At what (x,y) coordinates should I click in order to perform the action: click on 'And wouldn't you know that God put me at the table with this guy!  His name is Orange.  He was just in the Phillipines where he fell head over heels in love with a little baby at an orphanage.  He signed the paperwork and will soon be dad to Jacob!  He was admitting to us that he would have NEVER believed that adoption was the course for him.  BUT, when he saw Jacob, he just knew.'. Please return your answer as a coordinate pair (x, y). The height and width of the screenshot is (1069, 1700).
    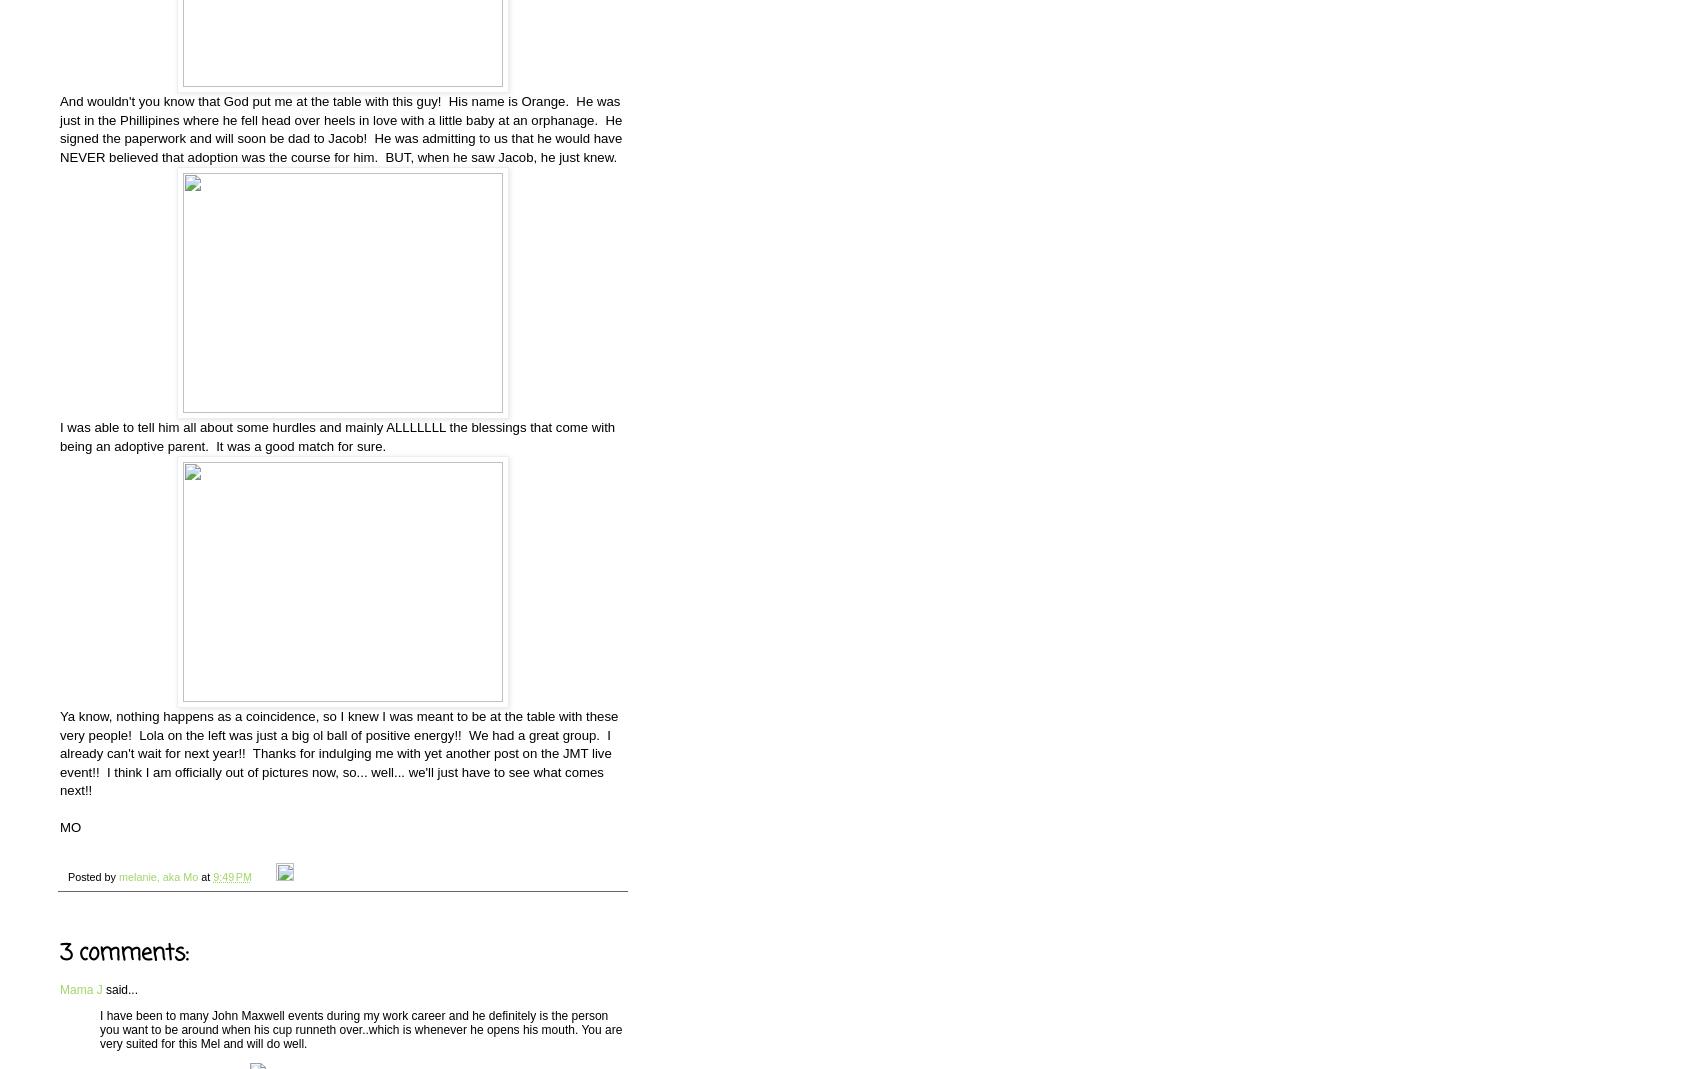
    Looking at the image, I should click on (340, 129).